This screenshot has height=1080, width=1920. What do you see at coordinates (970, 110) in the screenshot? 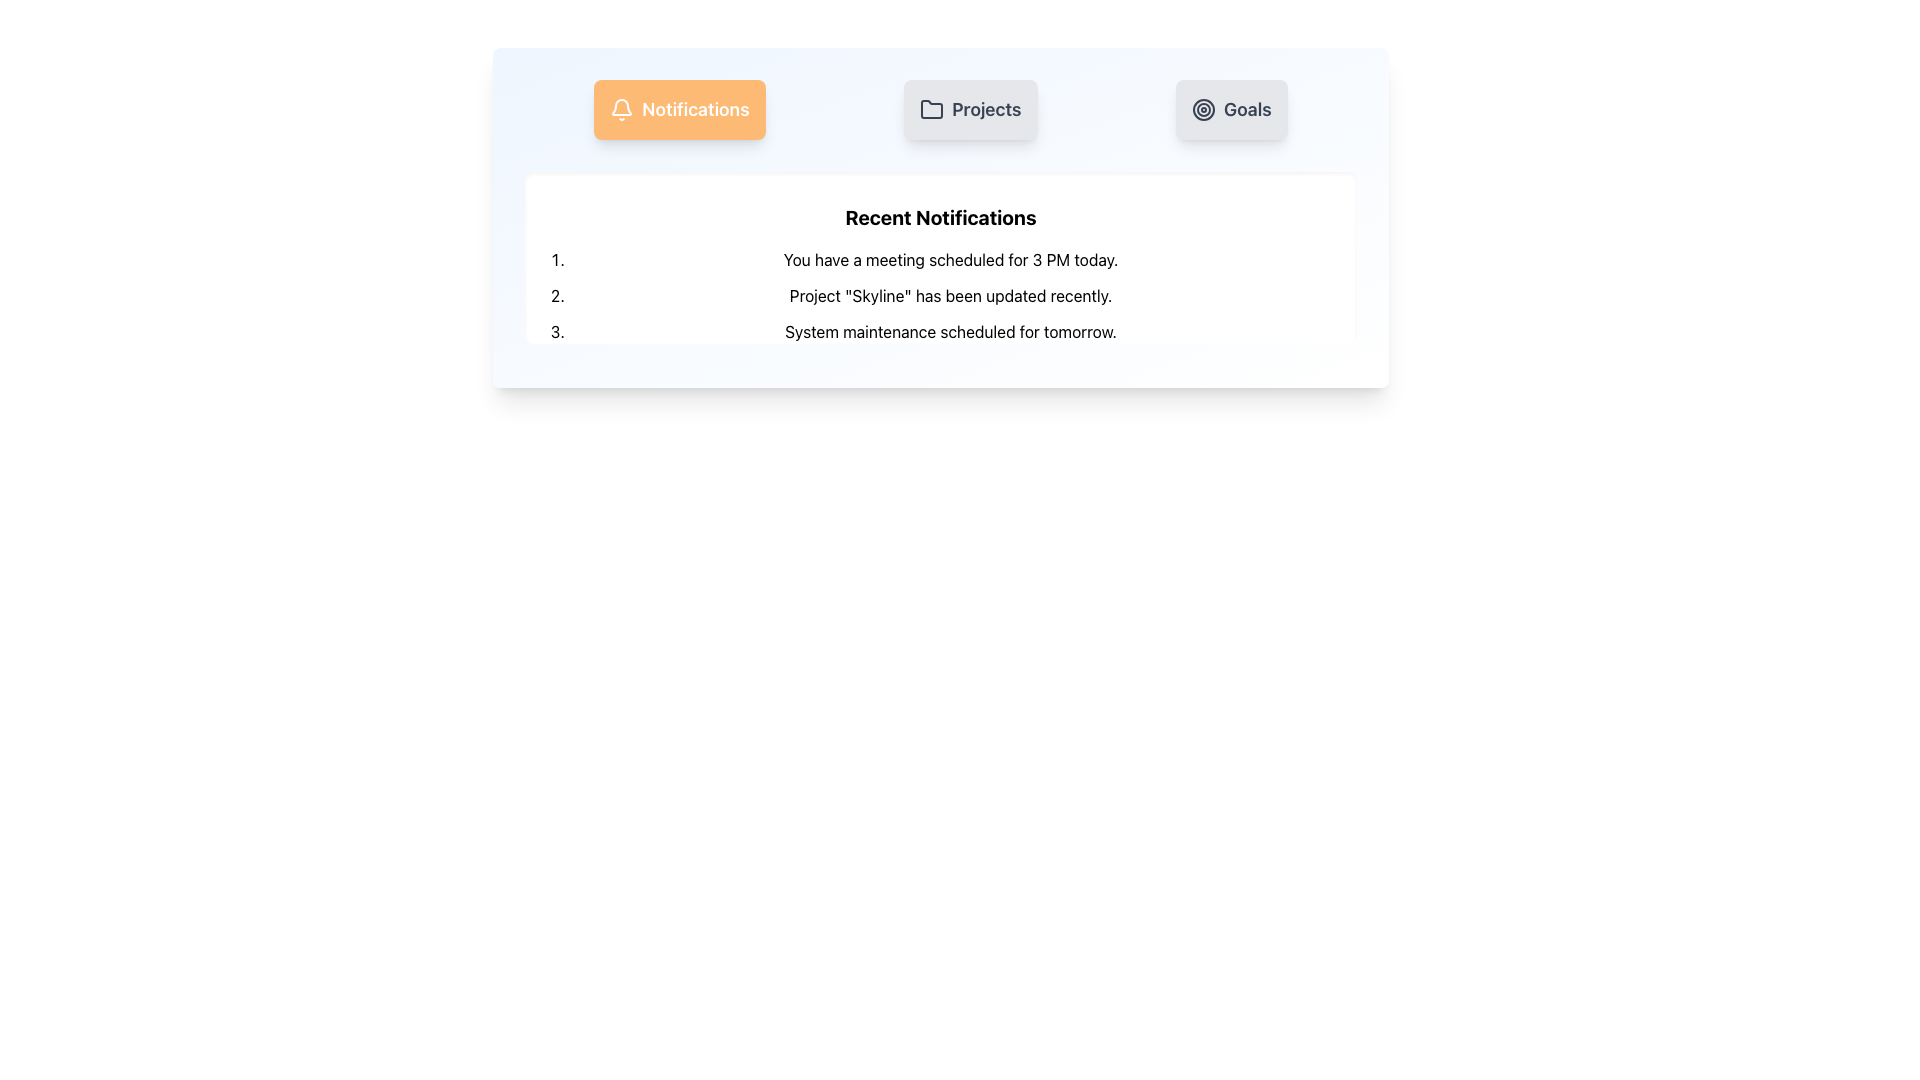
I see `the 'Projects' button, which is the second button in a horizontal row of three, to observe its hover-specific styling effects` at bounding box center [970, 110].